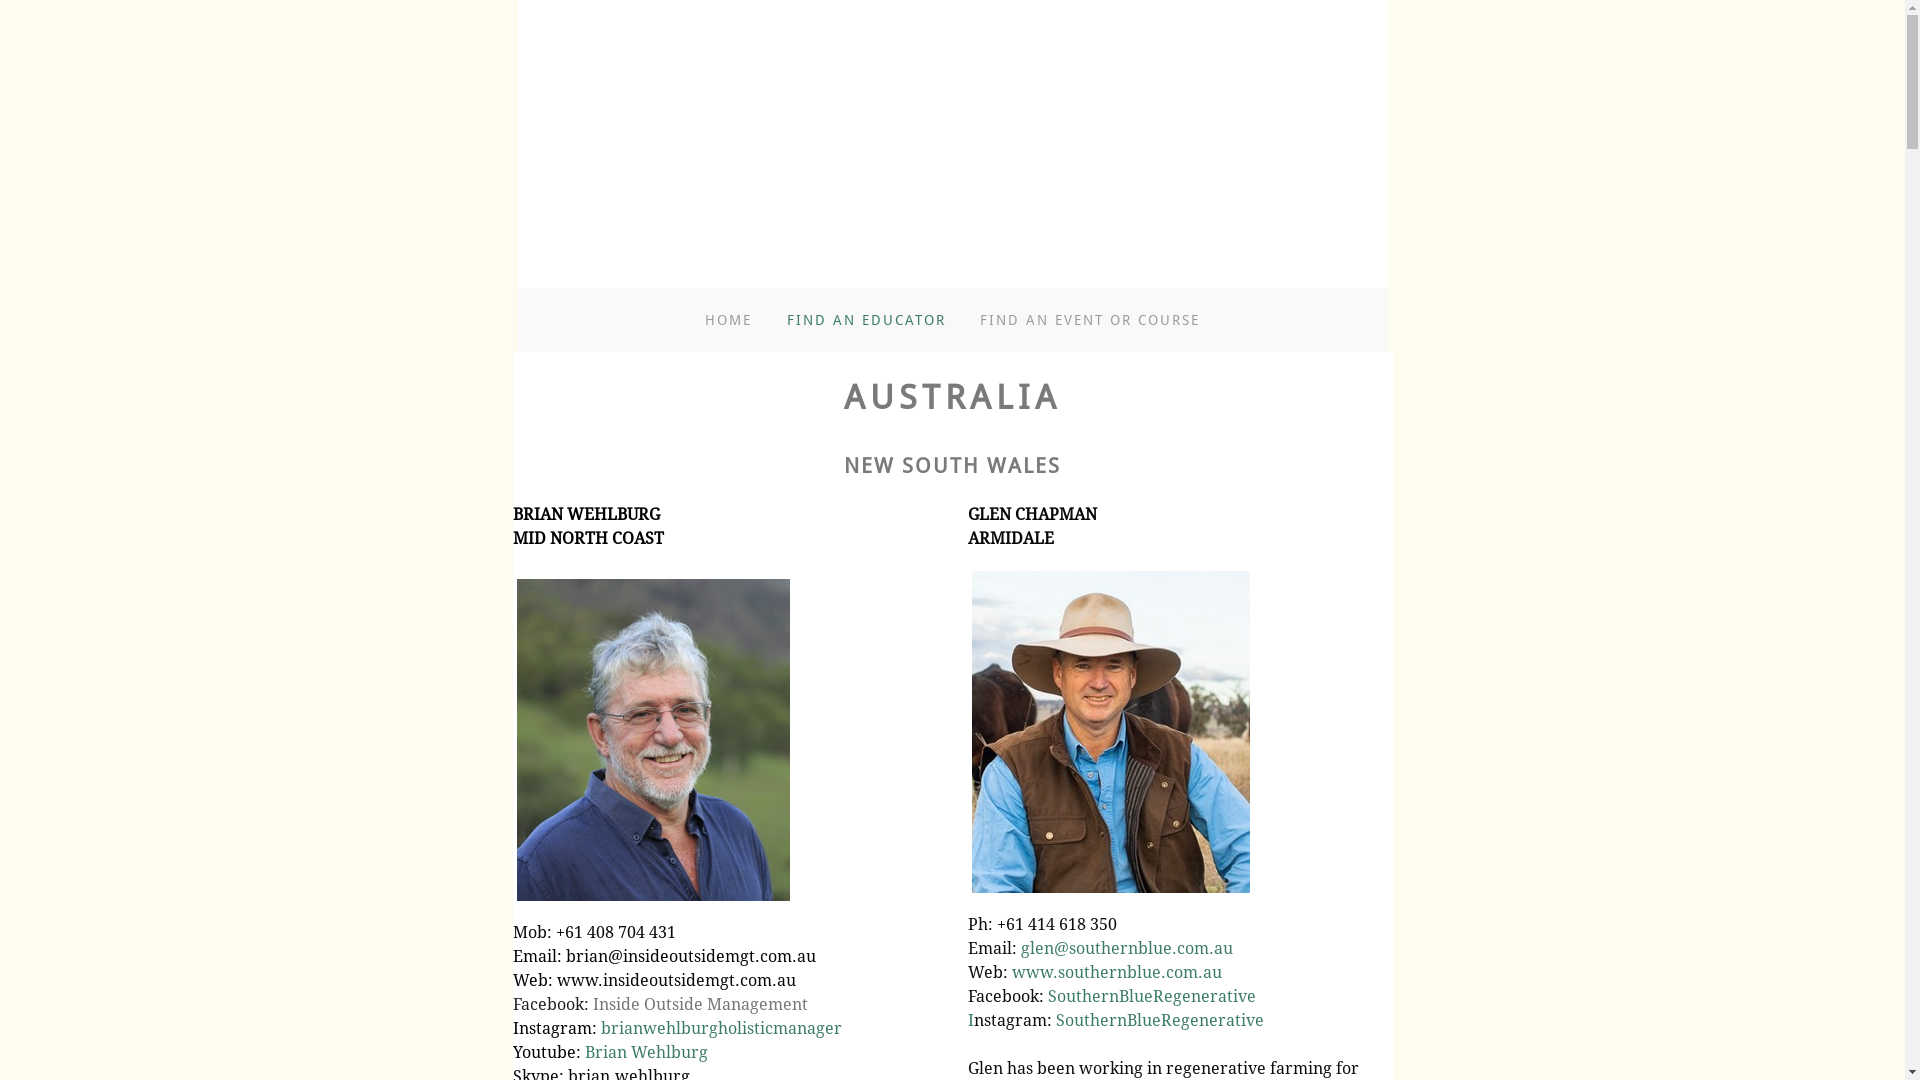  Describe the element at coordinates (1088, 319) in the screenshot. I see `'FIND AN EVENT OR COURSE'` at that location.